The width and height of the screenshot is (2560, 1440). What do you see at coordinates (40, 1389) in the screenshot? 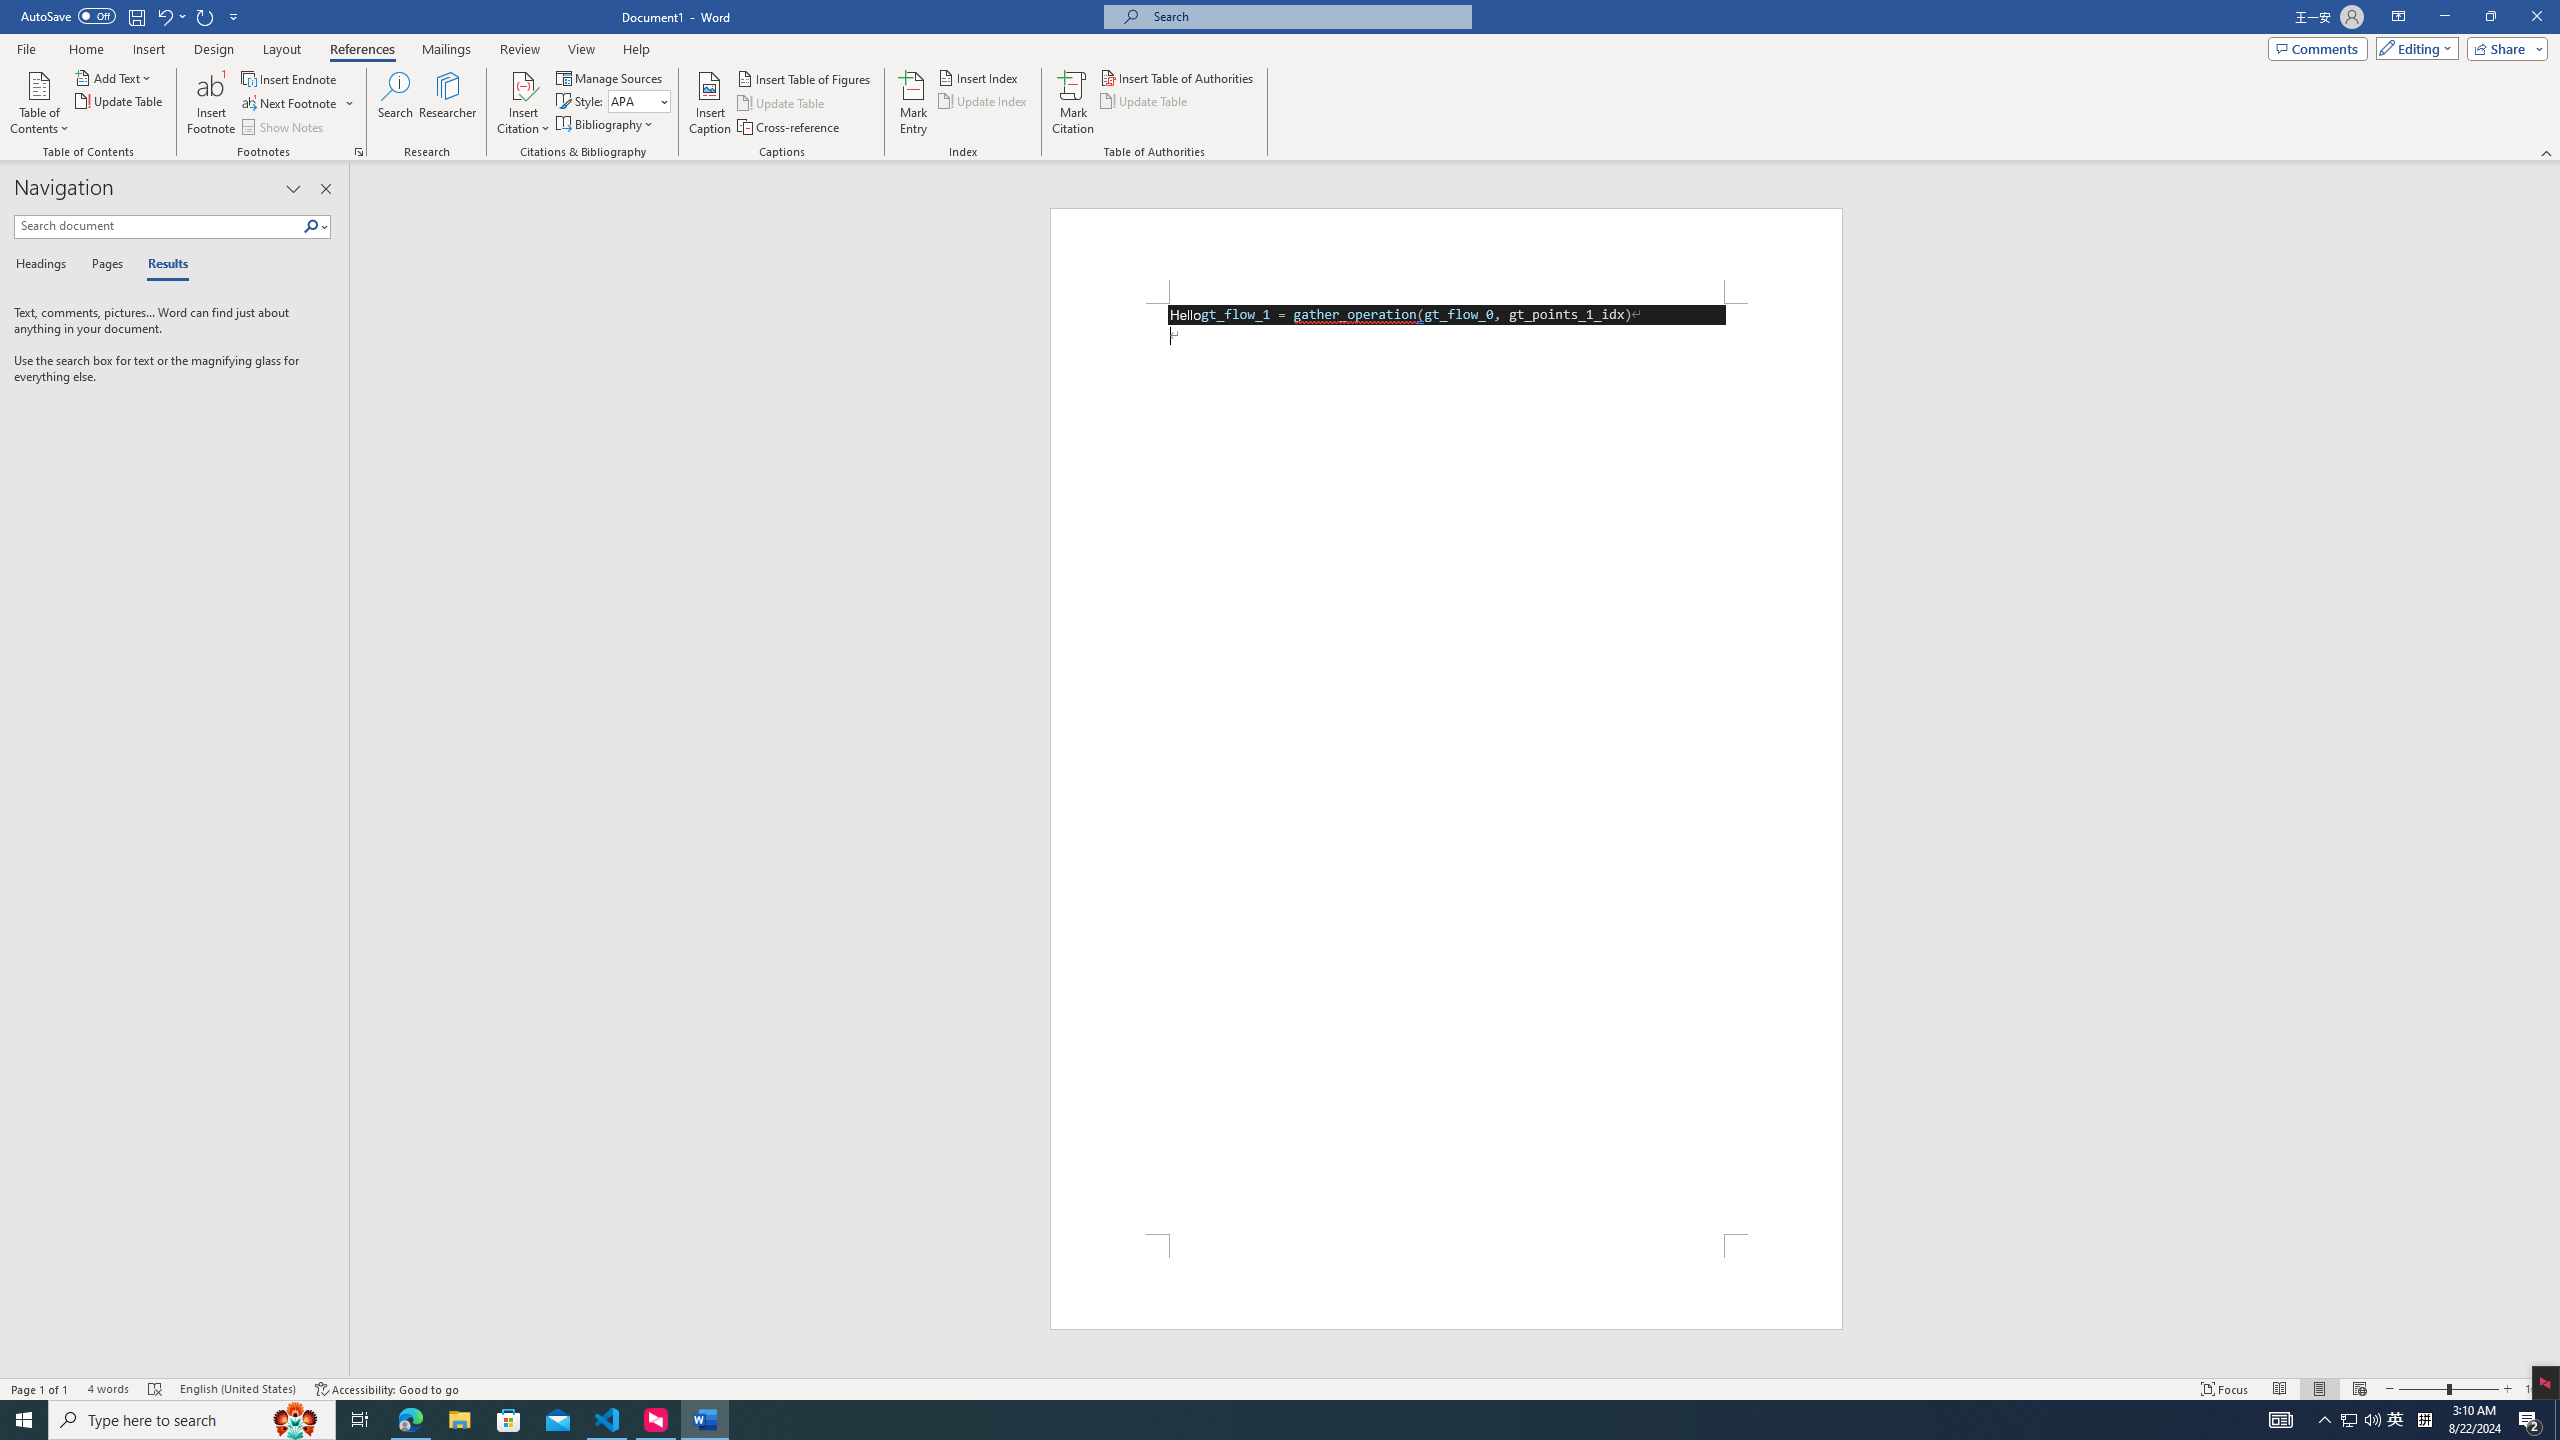
I see `'Page Number Page 1 of 1'` at bounding box center [40, 1389].